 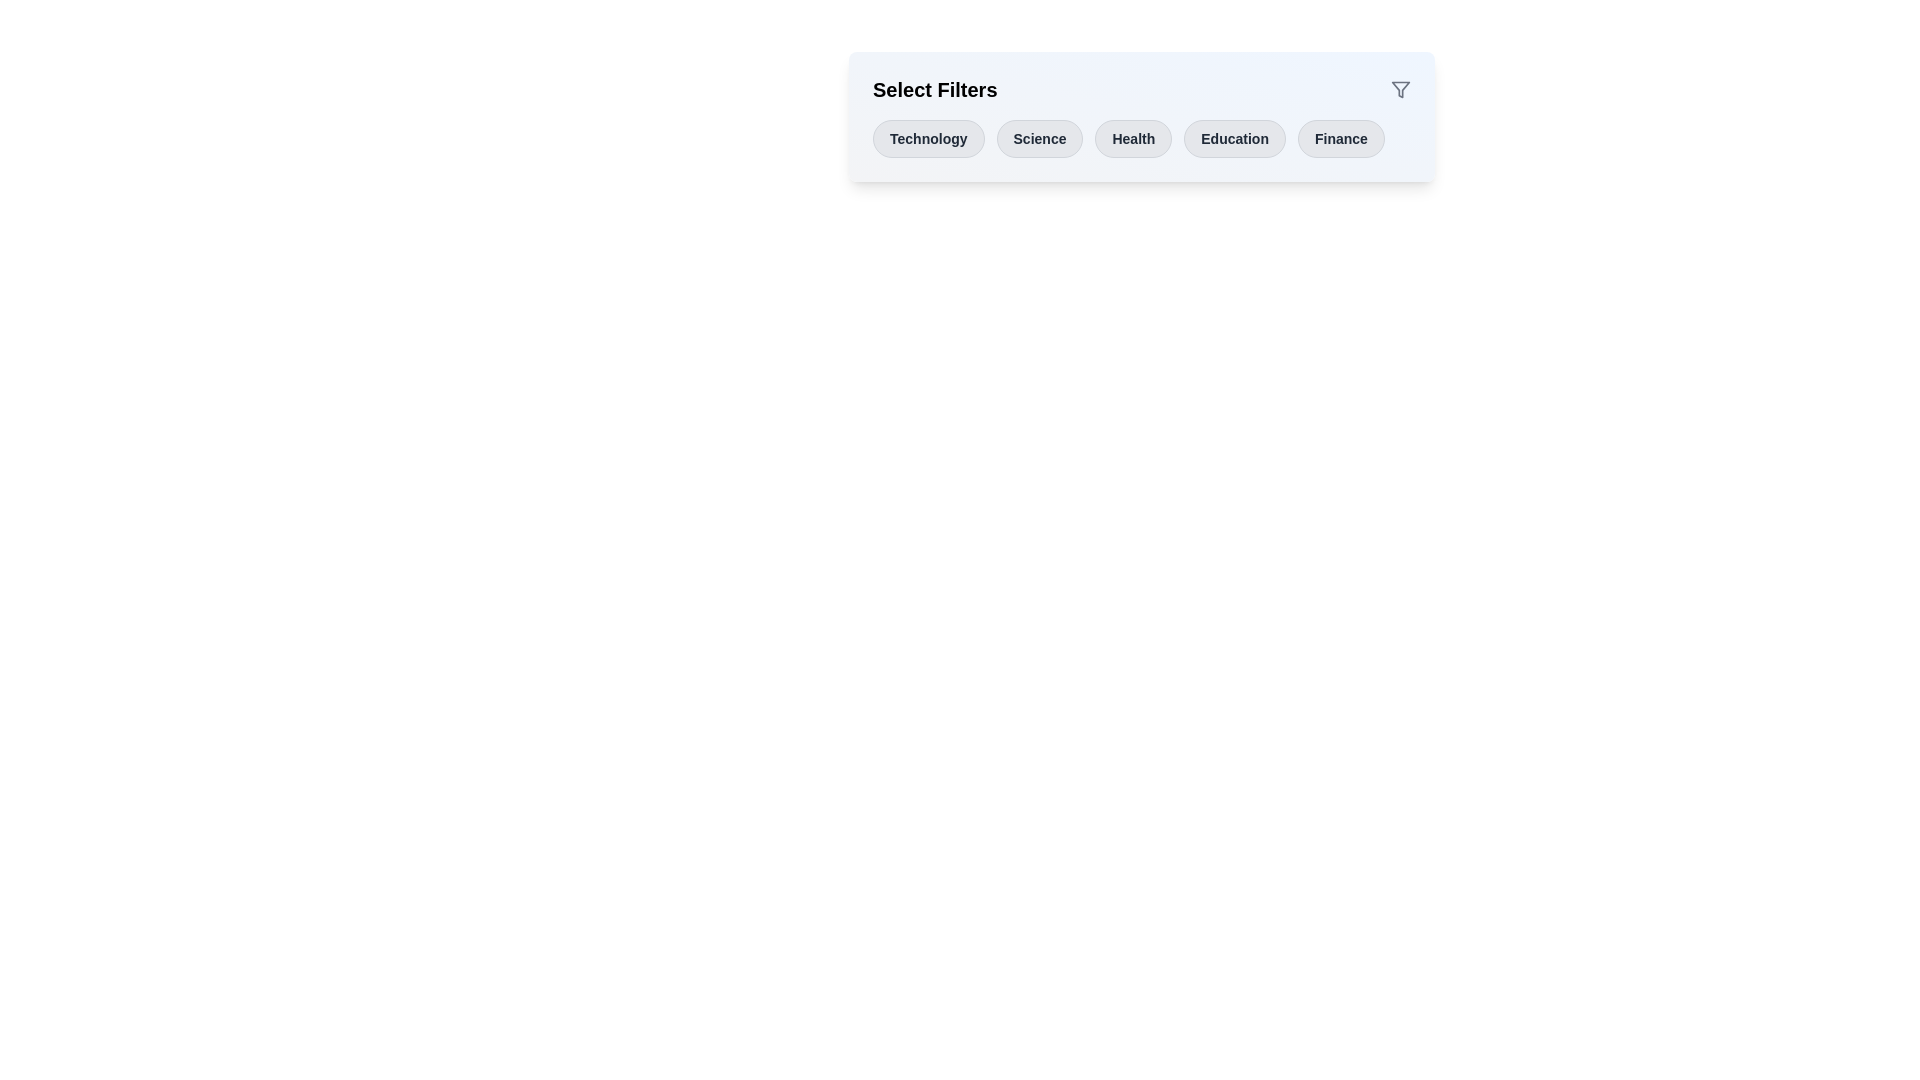 I want to click on the button labeled Science to observe its hover effect, so click(x=1040, y=137).